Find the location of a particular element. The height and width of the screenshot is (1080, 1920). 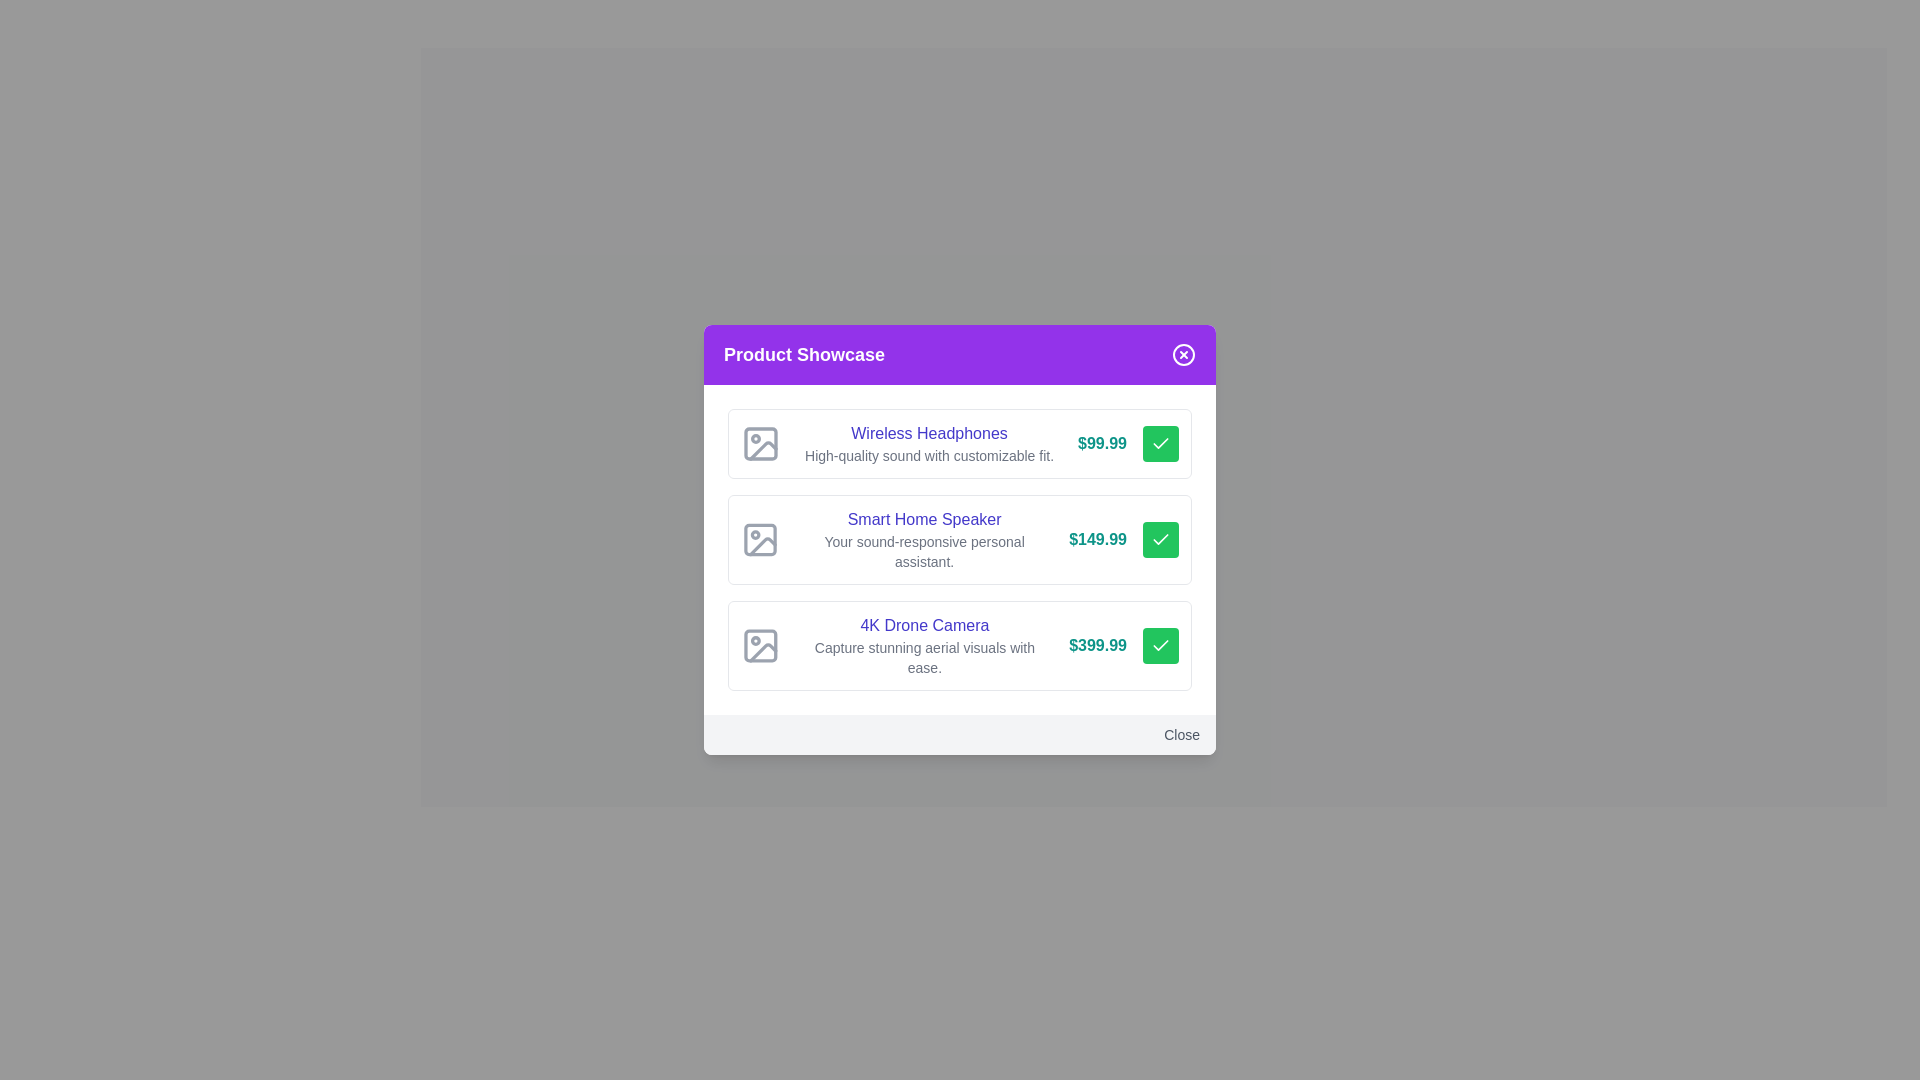

the check mark icon inside the confirmation button aligned to the right of the '4K Drone Camera' listing to confirm selection is located at coordinates (1161, 644).